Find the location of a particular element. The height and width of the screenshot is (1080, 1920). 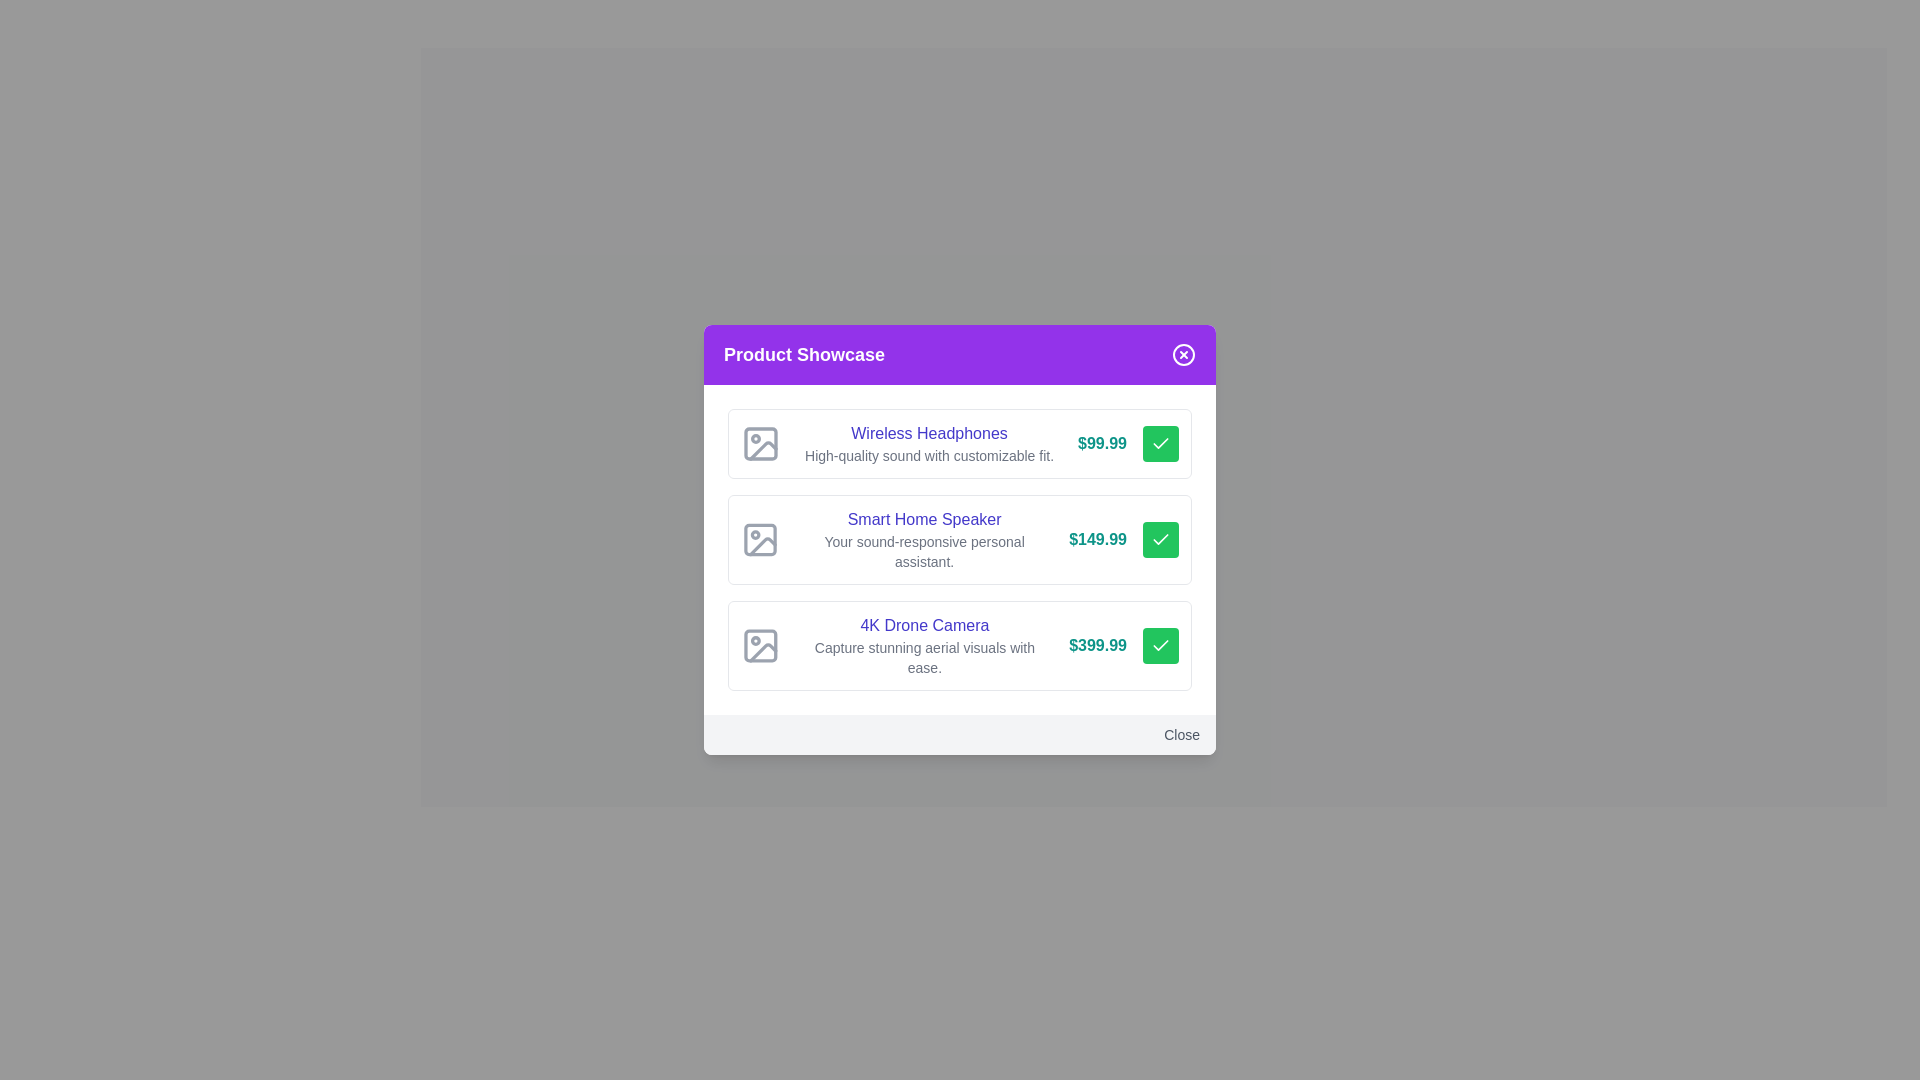

the check mark icon inside the confirmation button aligned to the right of the '4K Drone Camera' listing to confirm selection is located at coordinates (1161, 644).